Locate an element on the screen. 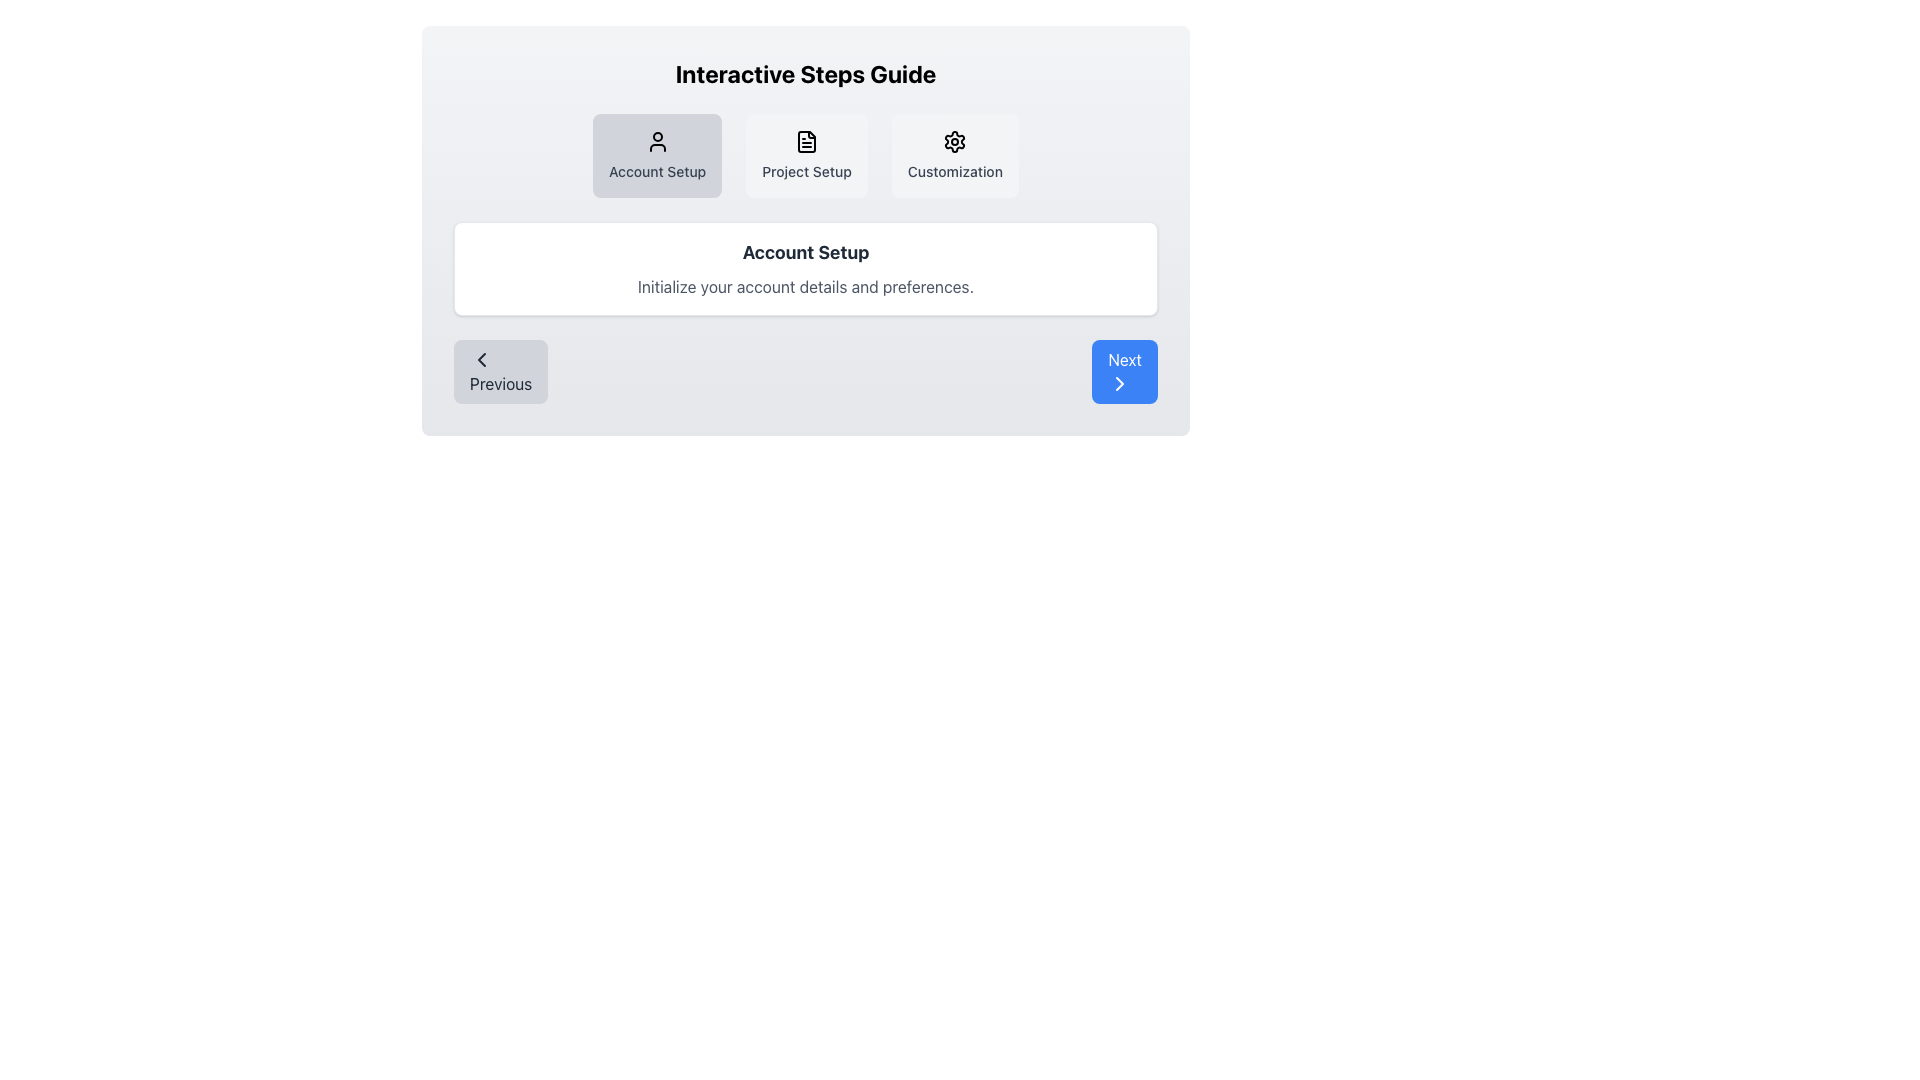 The height and width of the screenshot is (1080, 1920). the text label reading 'Customization', which is styled in medium gray and located near the top center of the interactive steps guide is located at coordinates (954, 171).